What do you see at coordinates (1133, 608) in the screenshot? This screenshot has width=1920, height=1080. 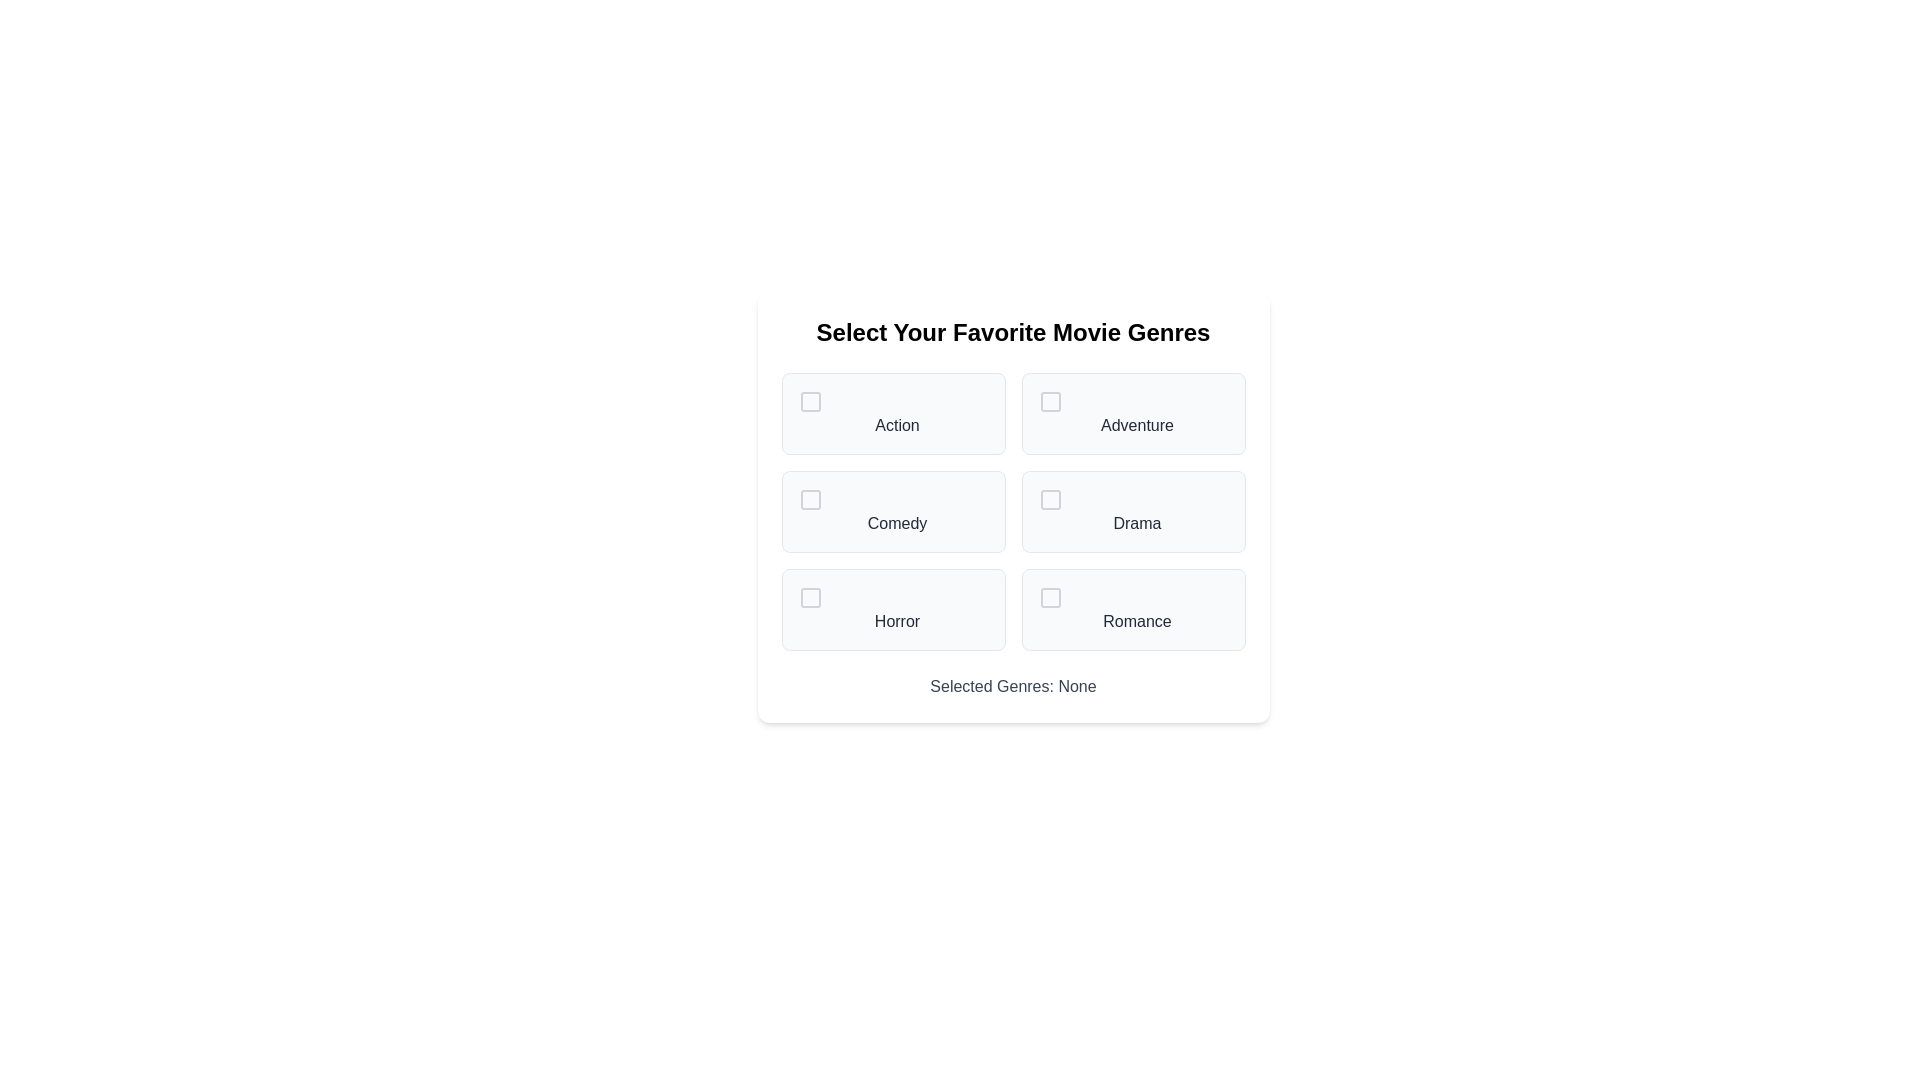 I see `the genre Romance to select or deselect it` at bounding box center [1133, 608].